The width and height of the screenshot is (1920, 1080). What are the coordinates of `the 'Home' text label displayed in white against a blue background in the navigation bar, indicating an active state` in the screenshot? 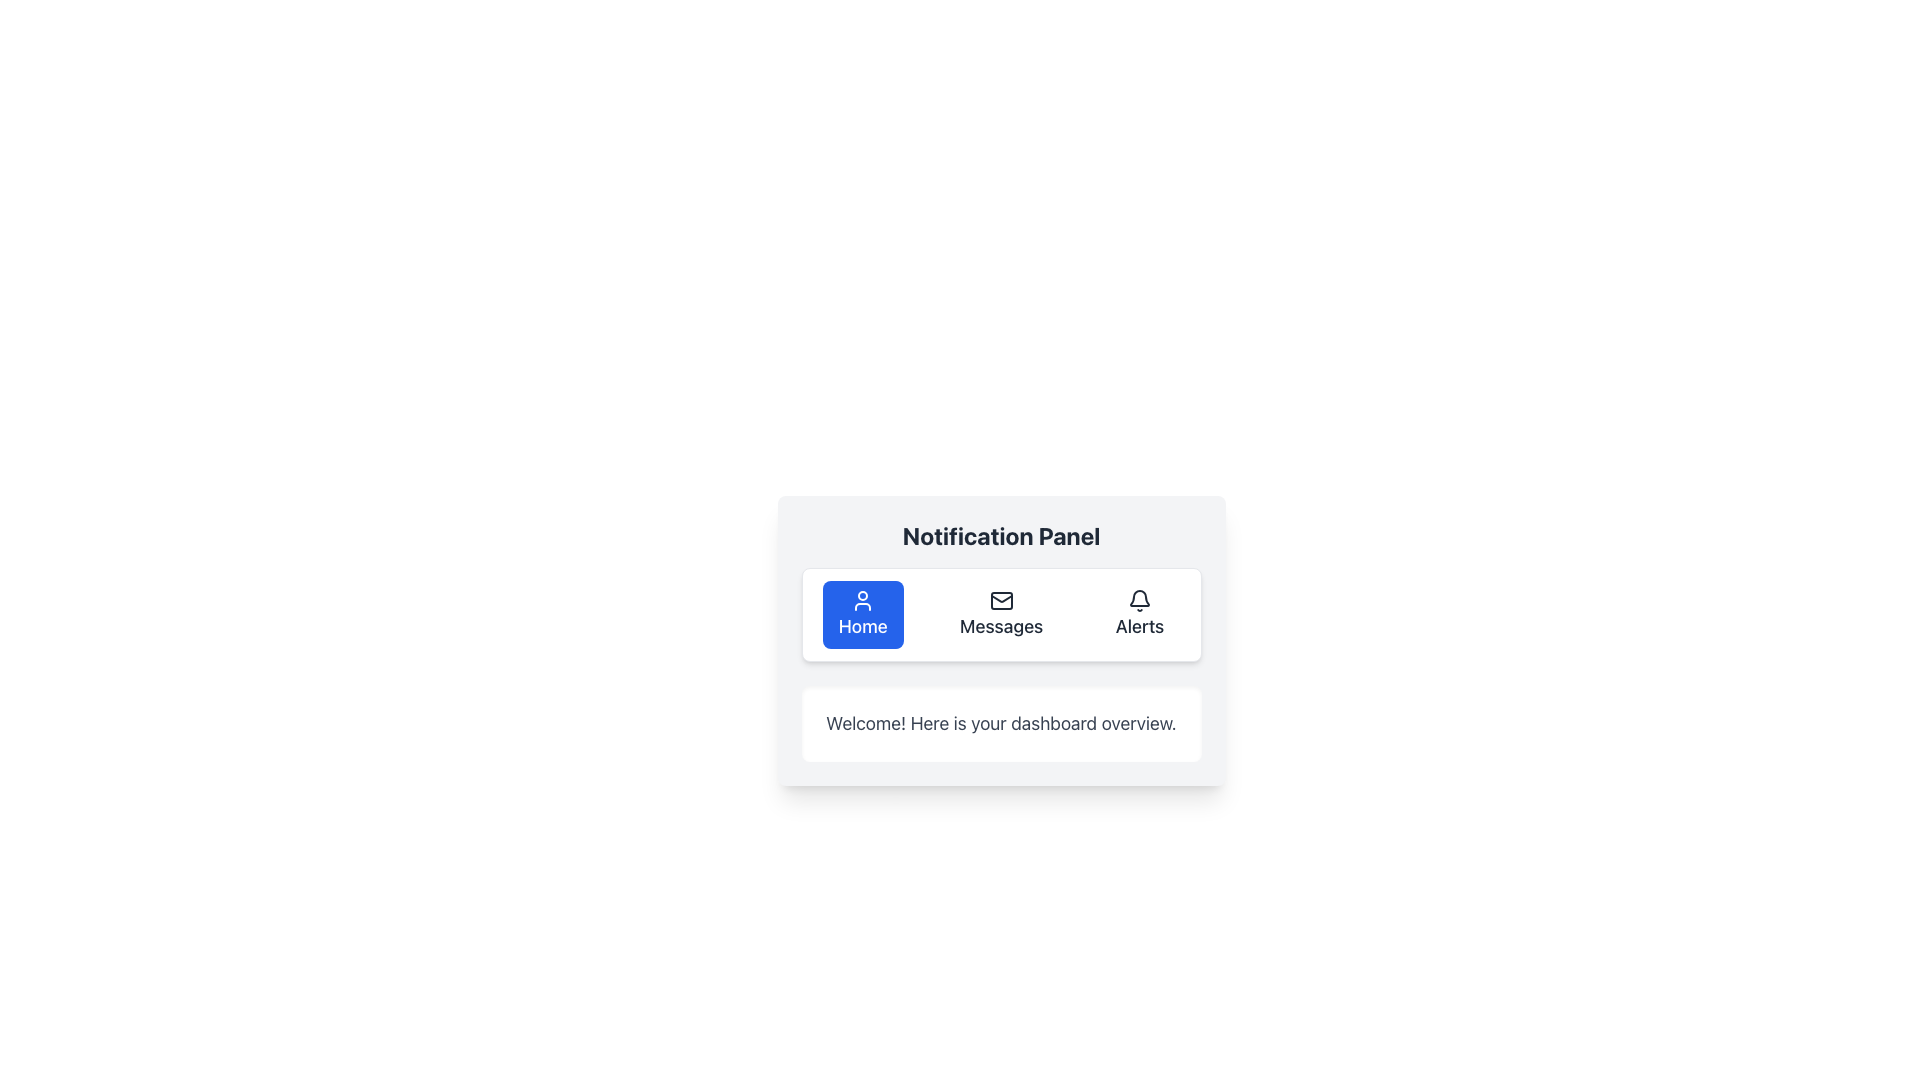 It's located at (863, 626).